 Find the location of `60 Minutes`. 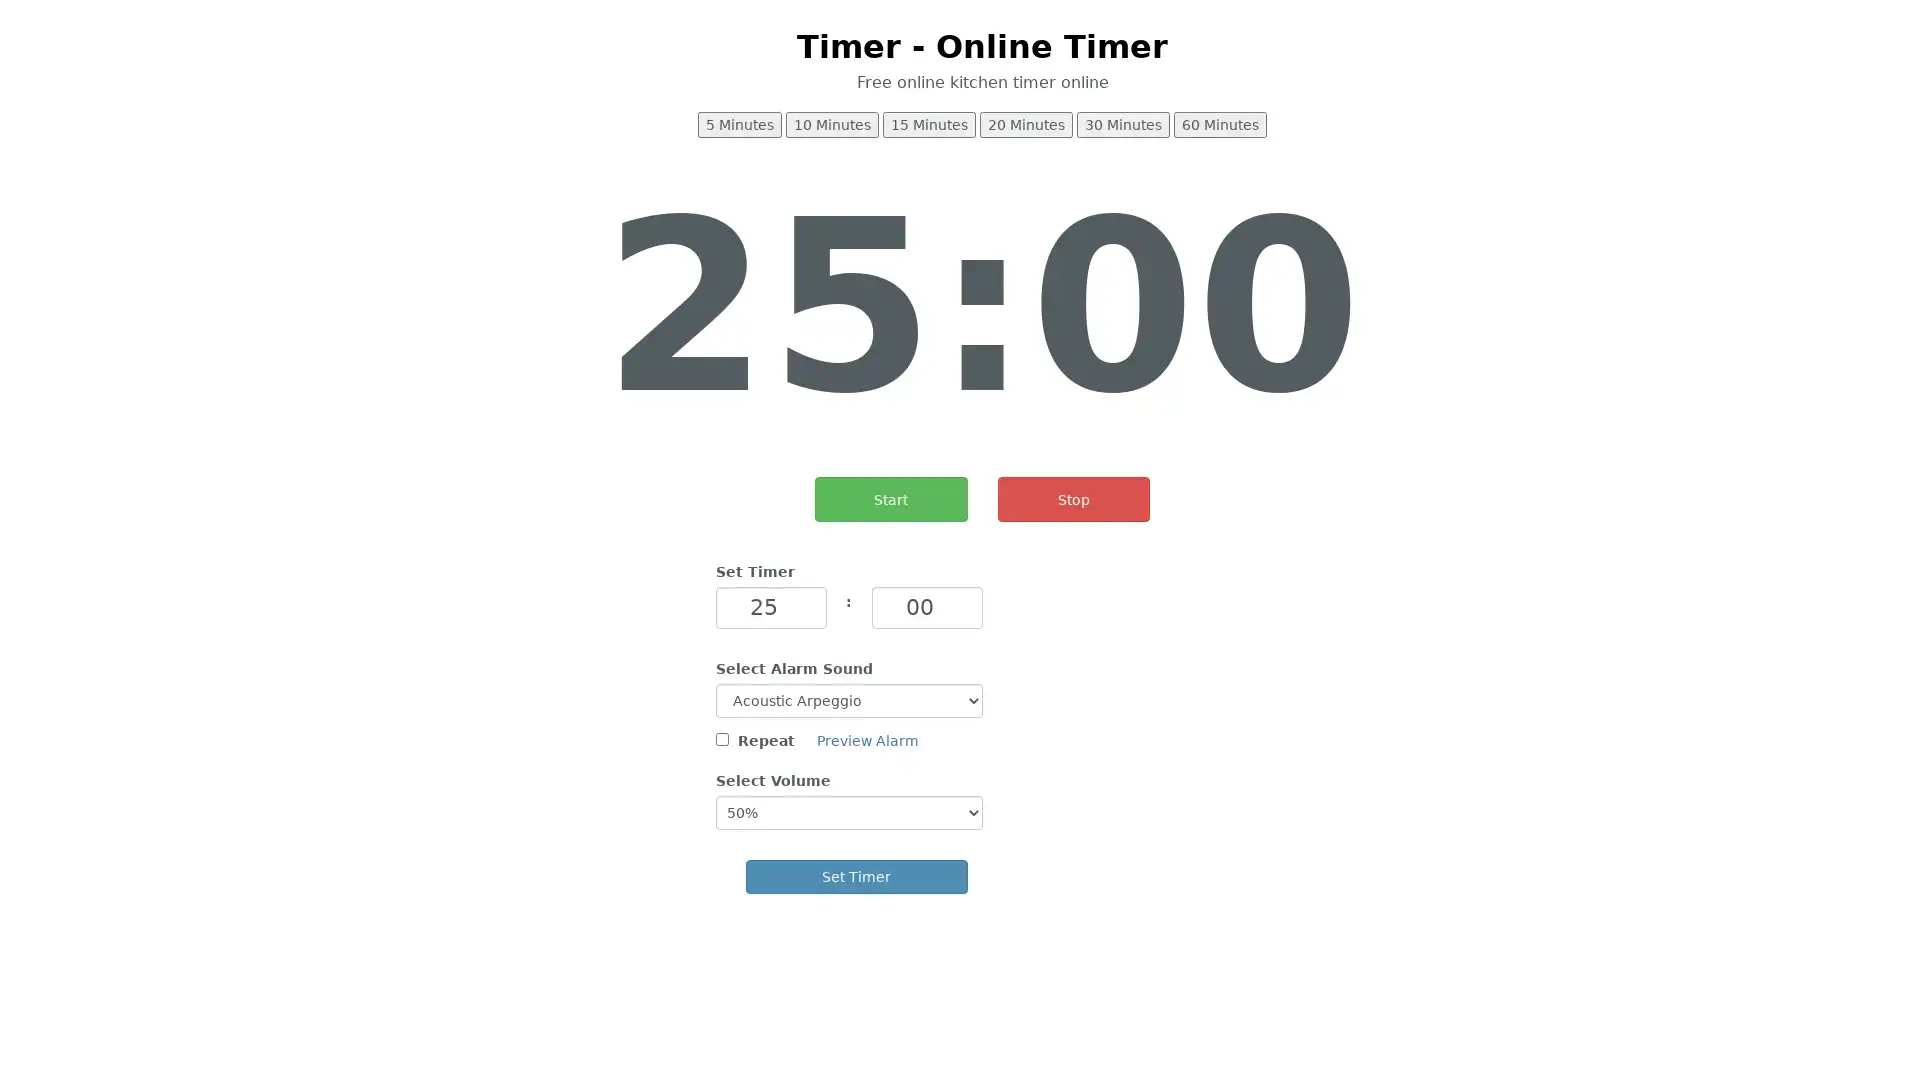

60 Minutes is located at coordinates (1219, 123).